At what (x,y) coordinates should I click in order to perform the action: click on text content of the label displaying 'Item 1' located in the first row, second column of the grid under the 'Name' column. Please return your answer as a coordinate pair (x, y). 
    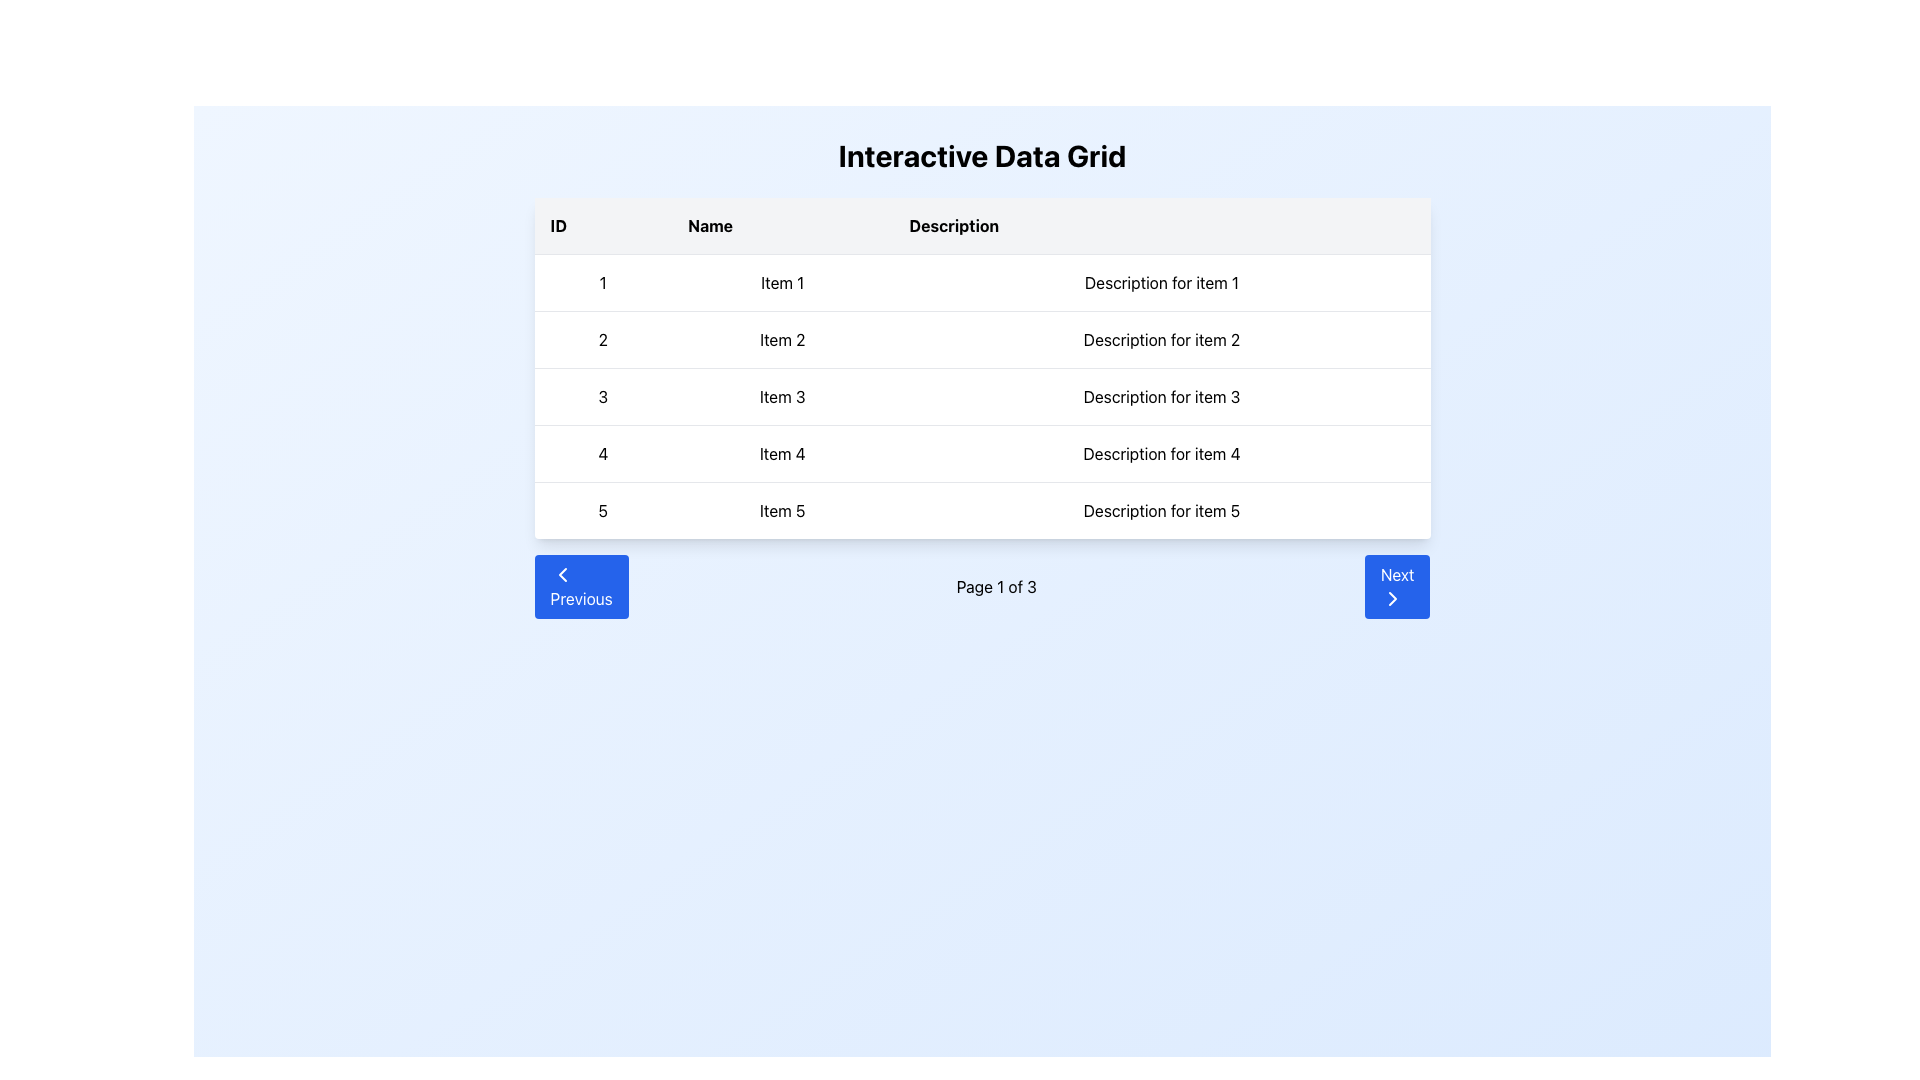
    Looking at the image, I should click on (781, 282).